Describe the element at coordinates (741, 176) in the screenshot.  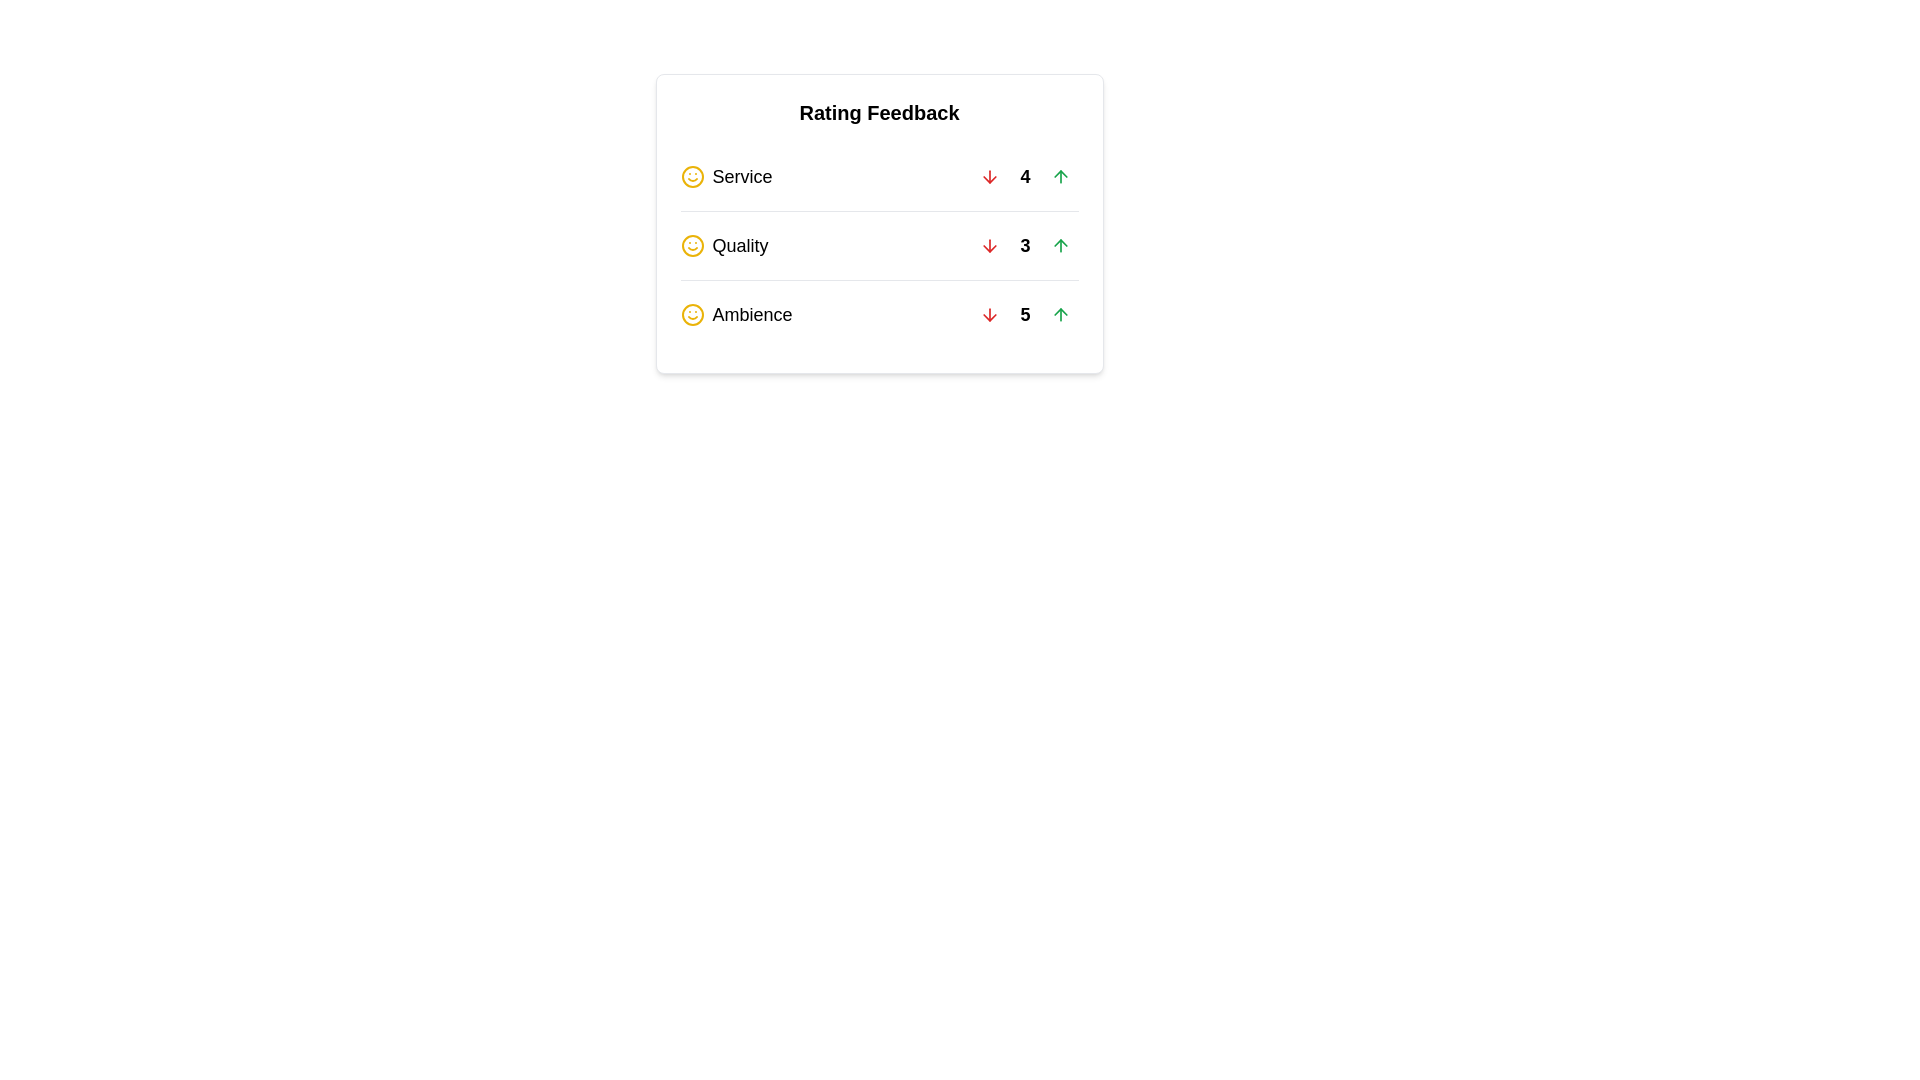
I see `the 'Service' text label located in the first row of a vertical list, aligned` at that location.